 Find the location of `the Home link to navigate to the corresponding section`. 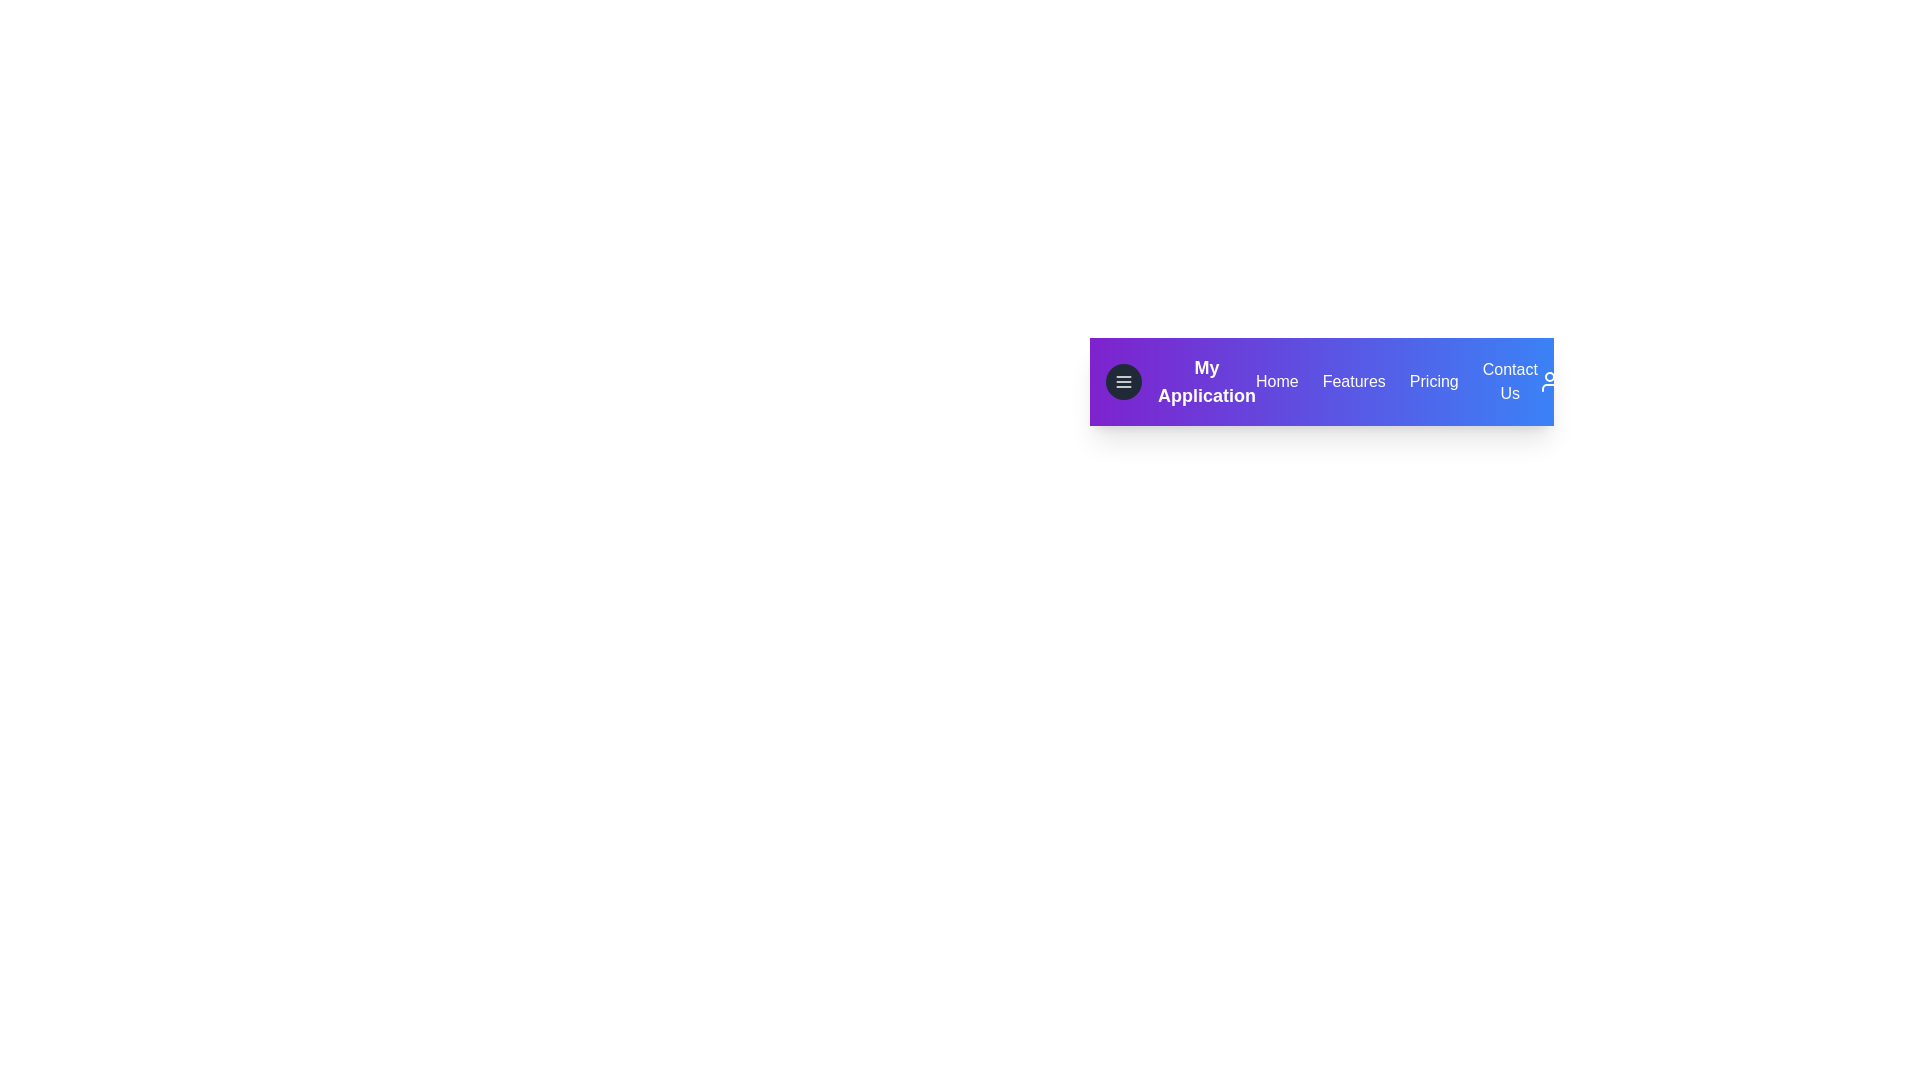

the Home link to navigate to the corresponding section is located at coordinates (1275, 381).